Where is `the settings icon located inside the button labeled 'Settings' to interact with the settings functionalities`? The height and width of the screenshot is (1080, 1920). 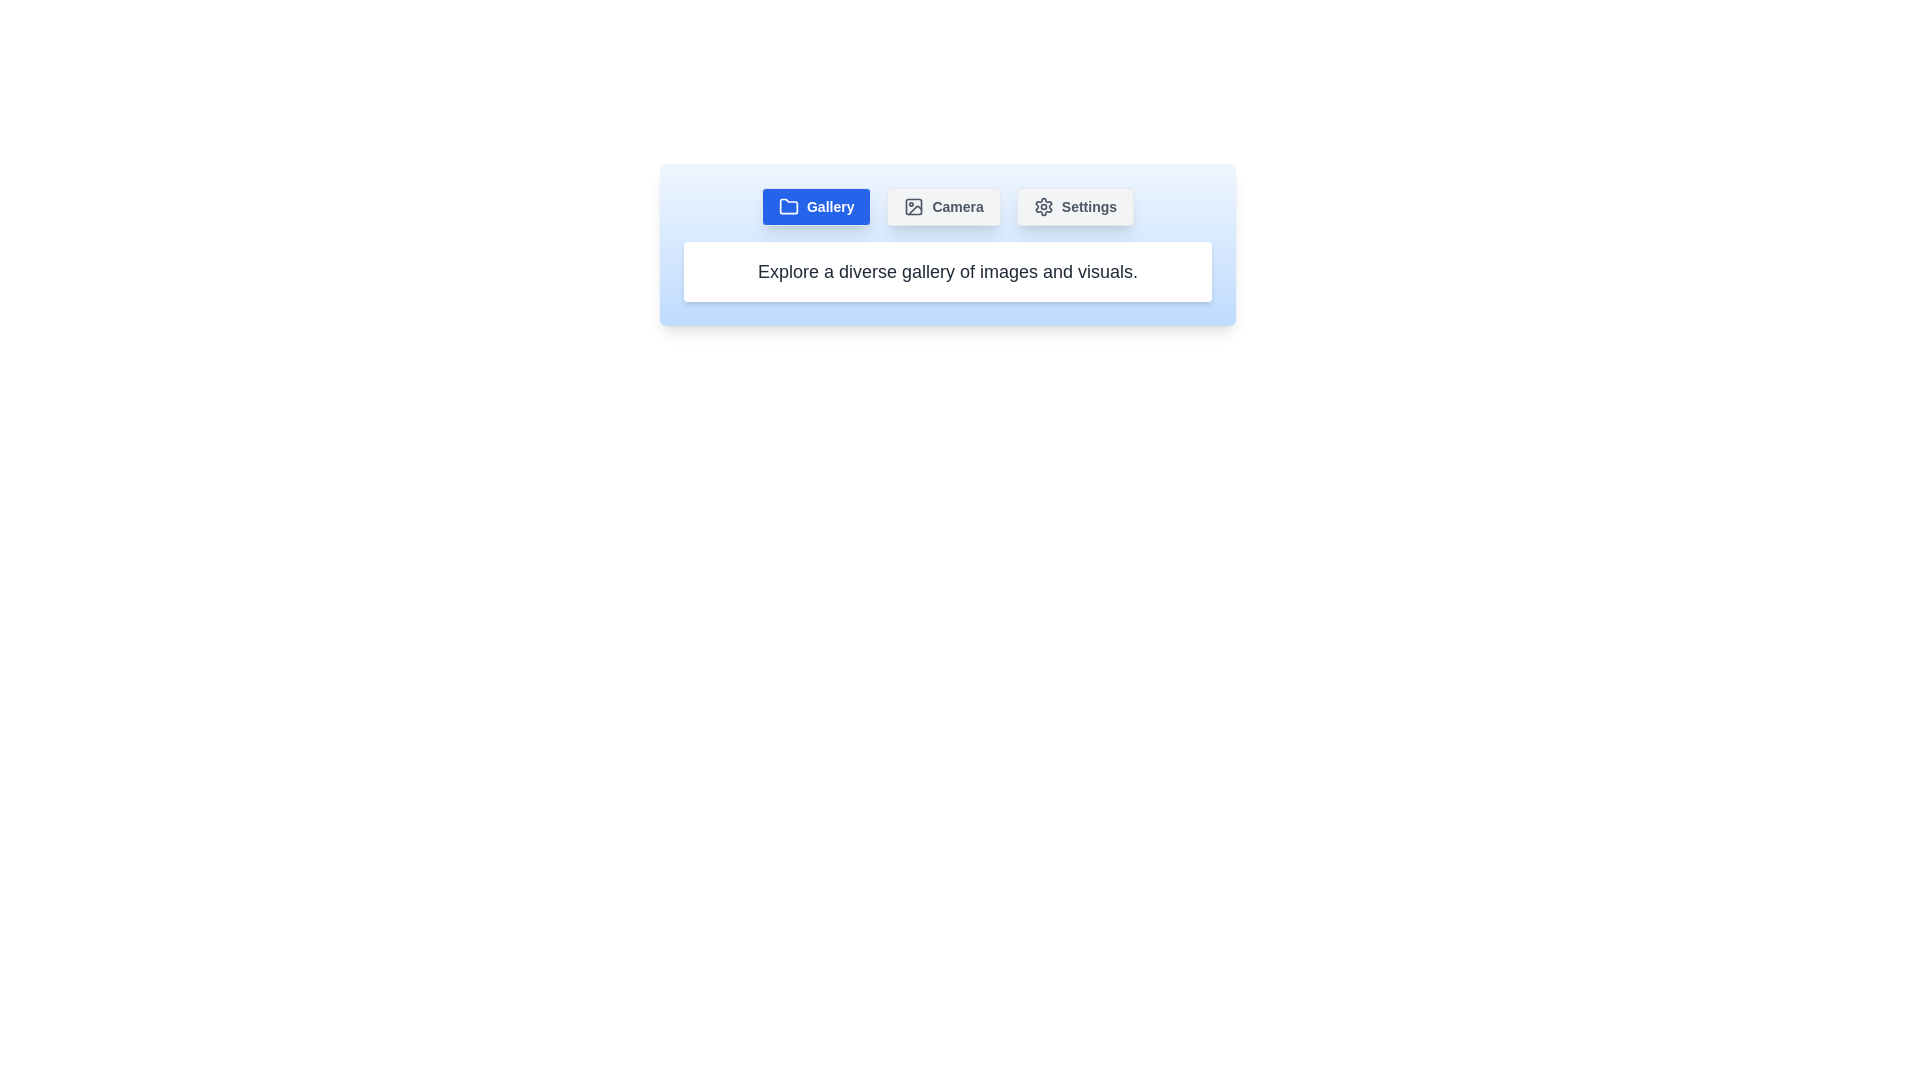
the settings icon located inside the button labeled 'Settings' to interact with the settings functionalities is located at coordinates (1042, 207).